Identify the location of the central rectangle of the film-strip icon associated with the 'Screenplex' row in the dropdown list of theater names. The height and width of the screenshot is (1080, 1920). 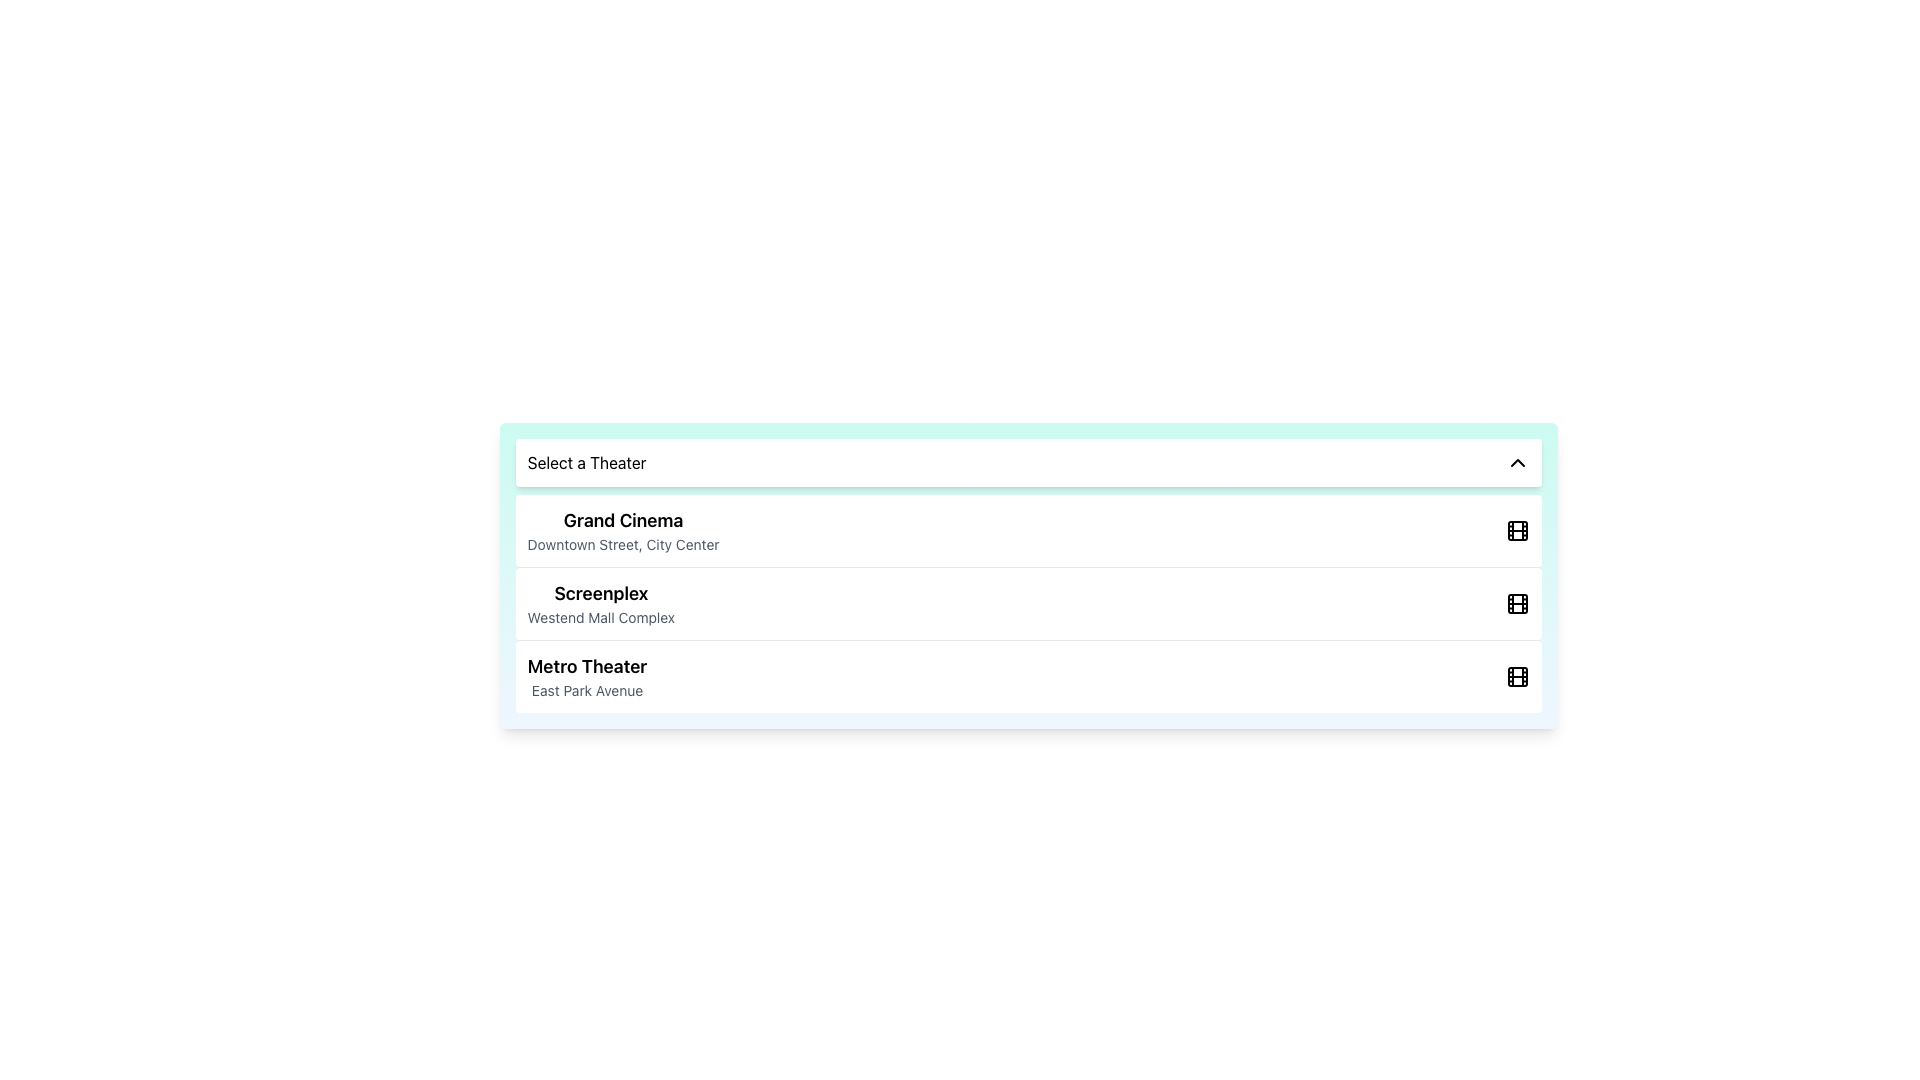
(1518, 603).